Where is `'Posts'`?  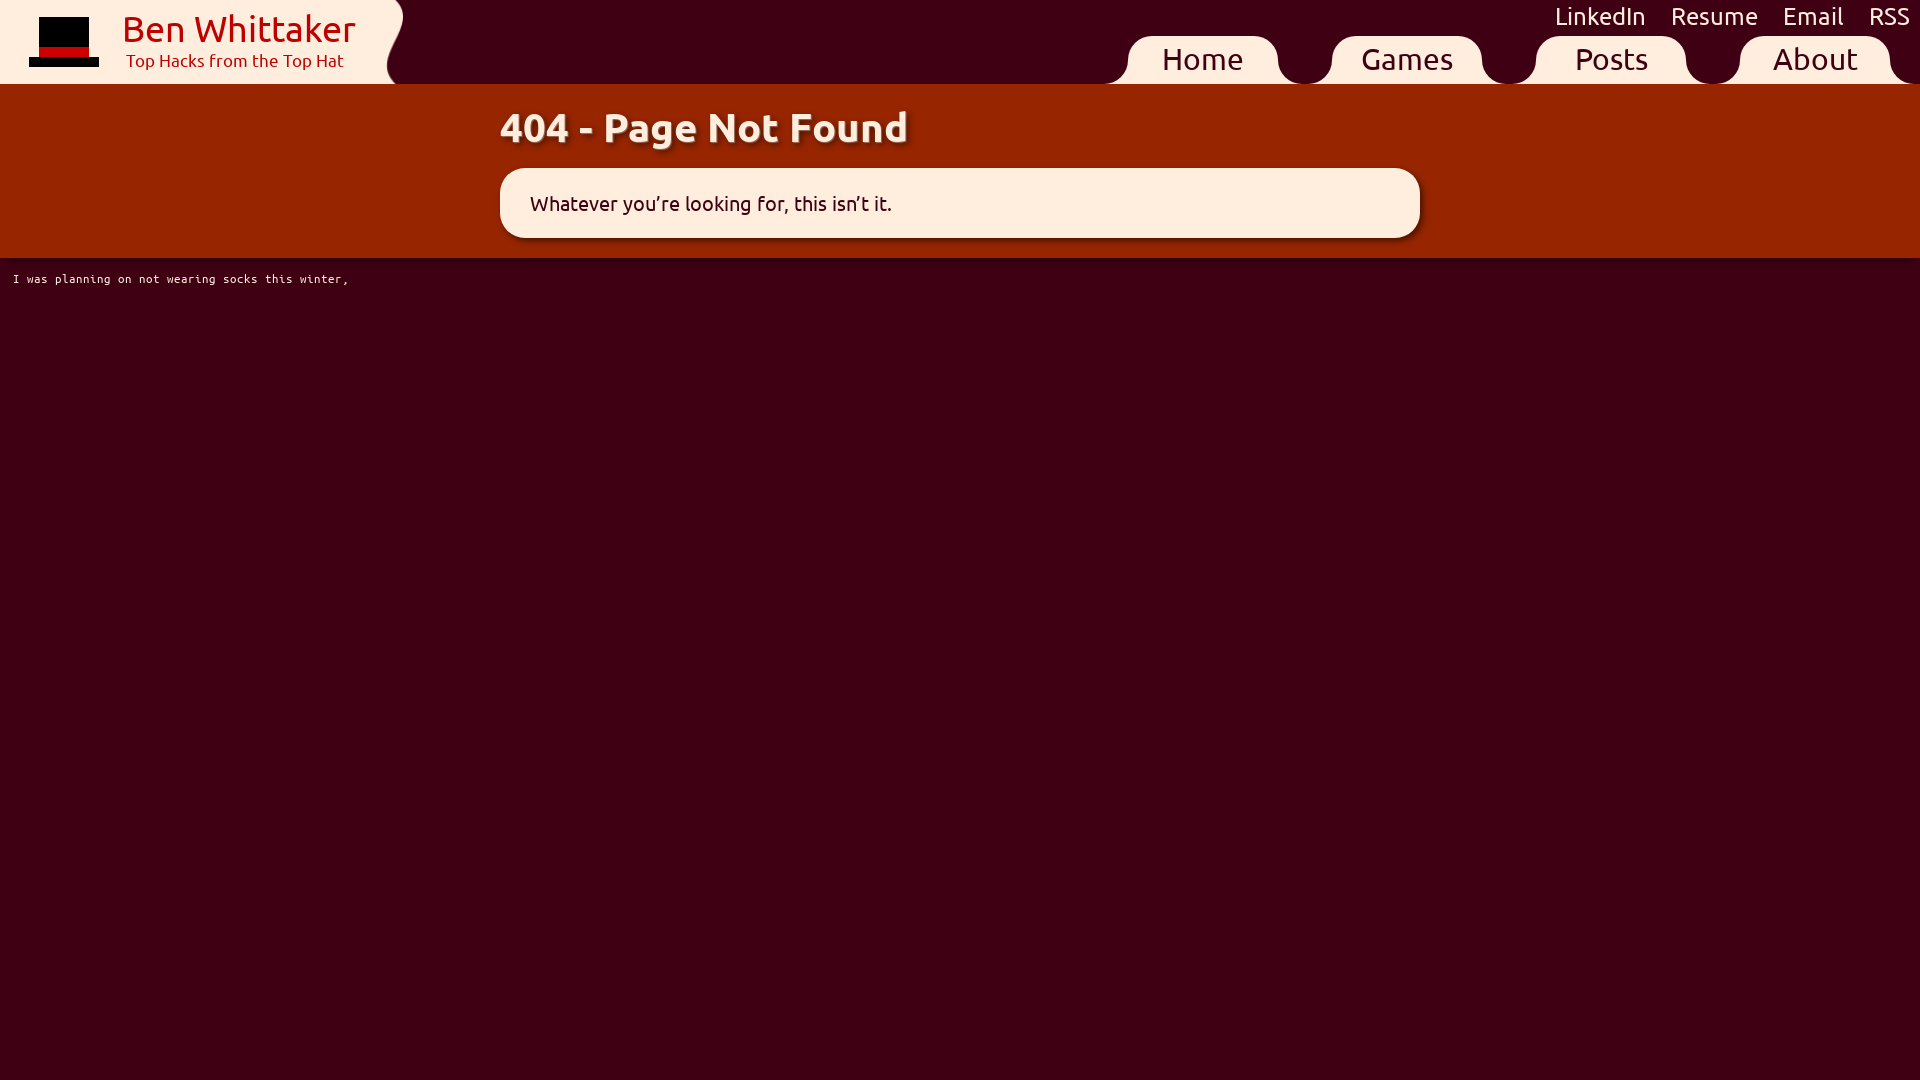
'Posts' is located at coordinates (1611, 59).